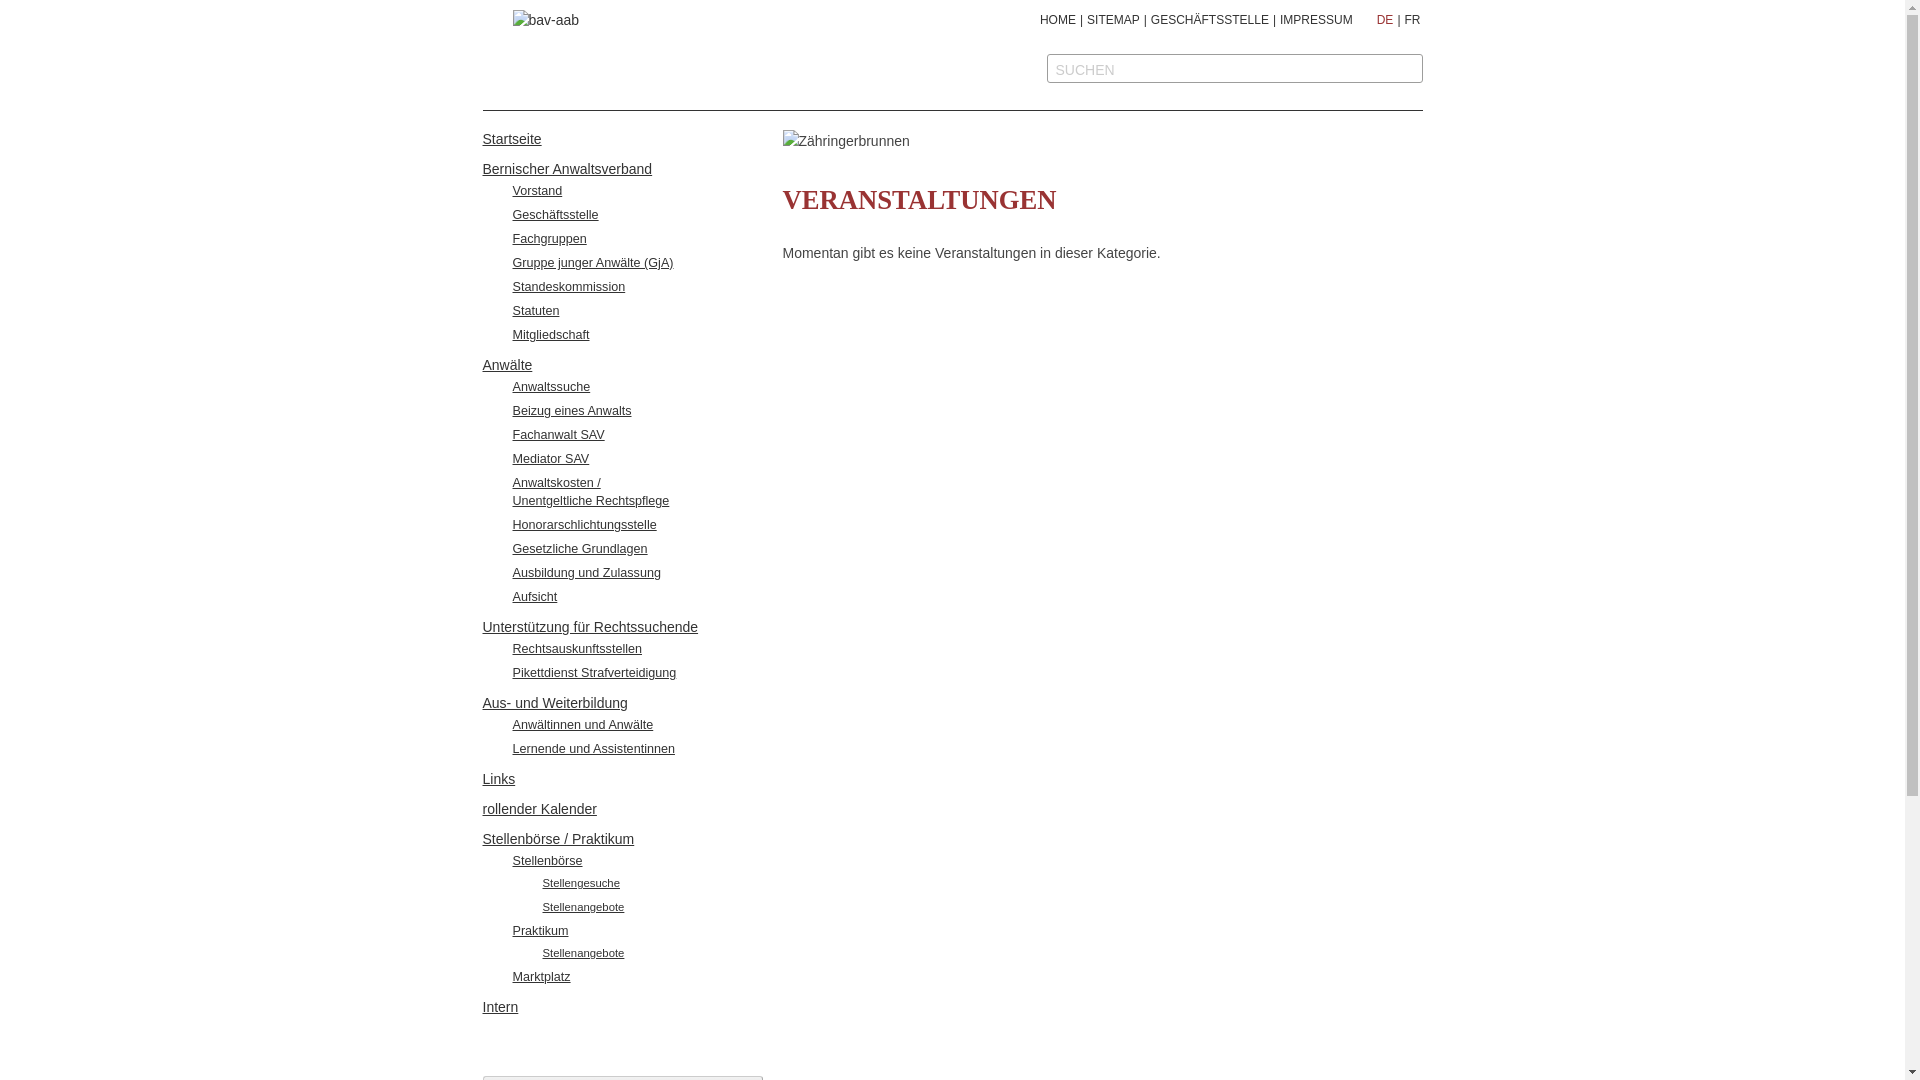 This screenshot has width=1920, height=1080. Describe the element at coordinates (565, 168) in the screenshot. I see `'Bernischer Anwaltsverband'` at that location.